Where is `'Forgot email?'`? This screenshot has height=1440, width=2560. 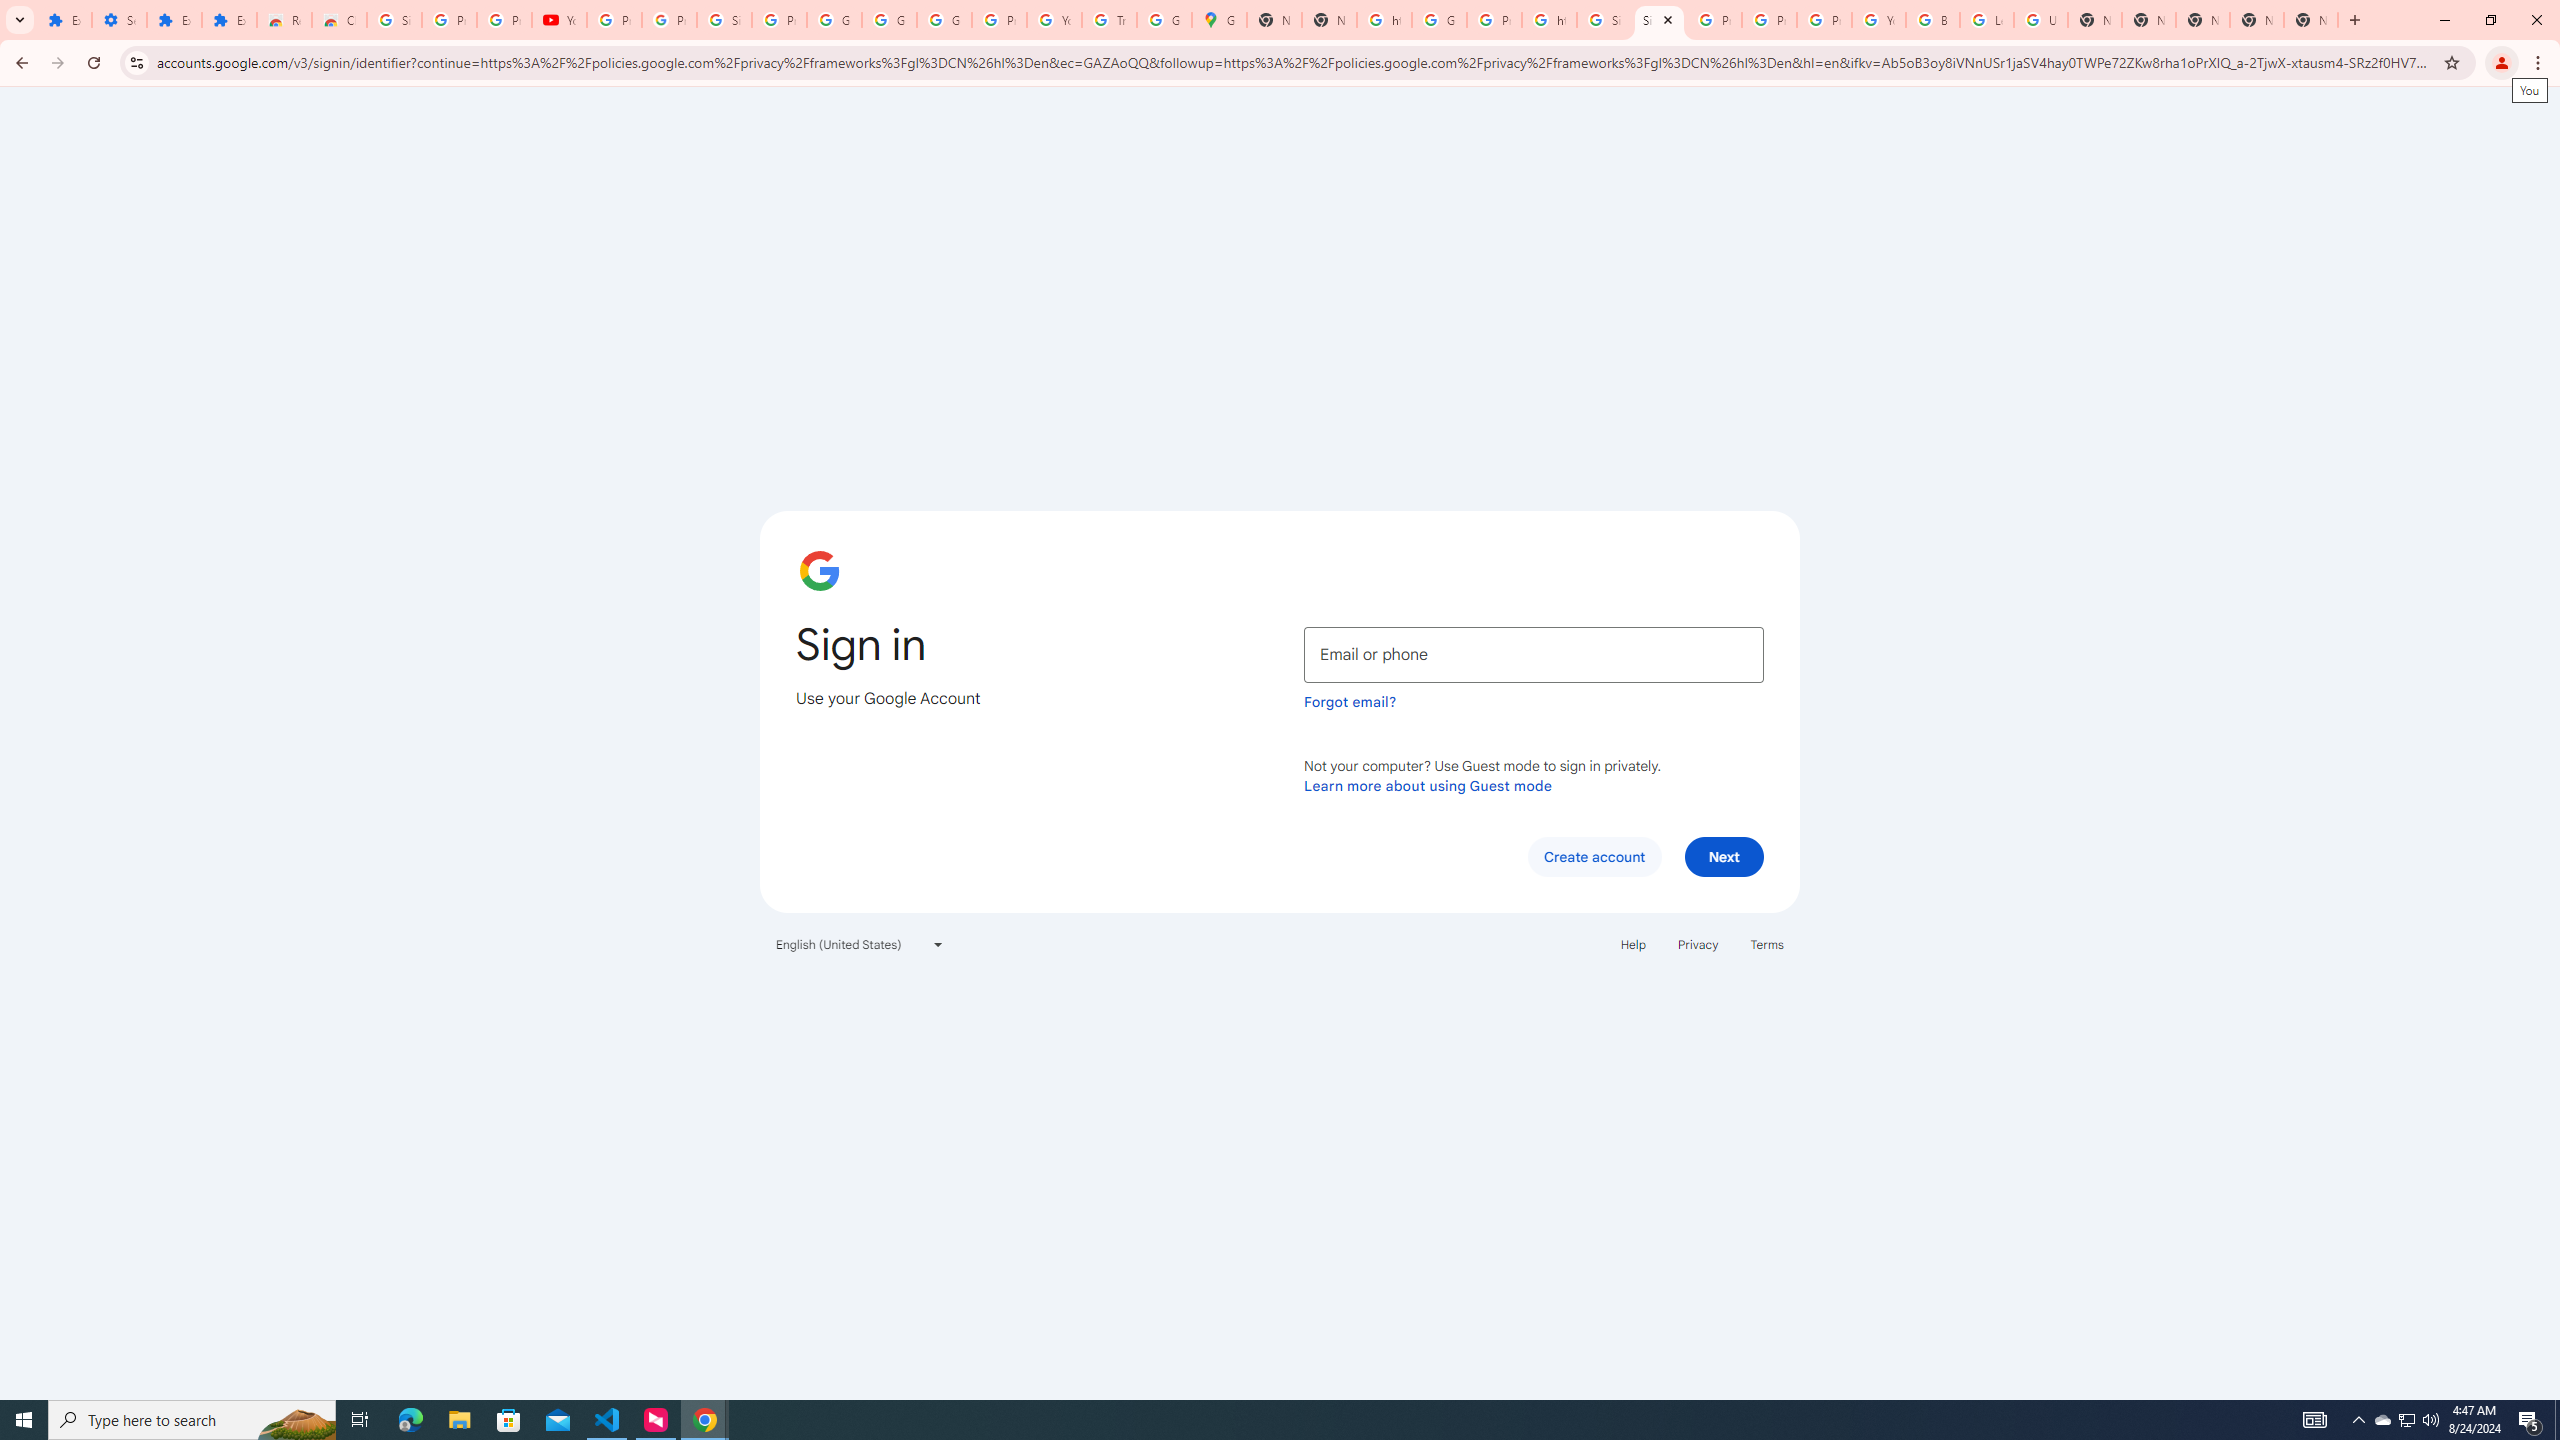 'Forgot email?' is located at coordinates (1349, 701).